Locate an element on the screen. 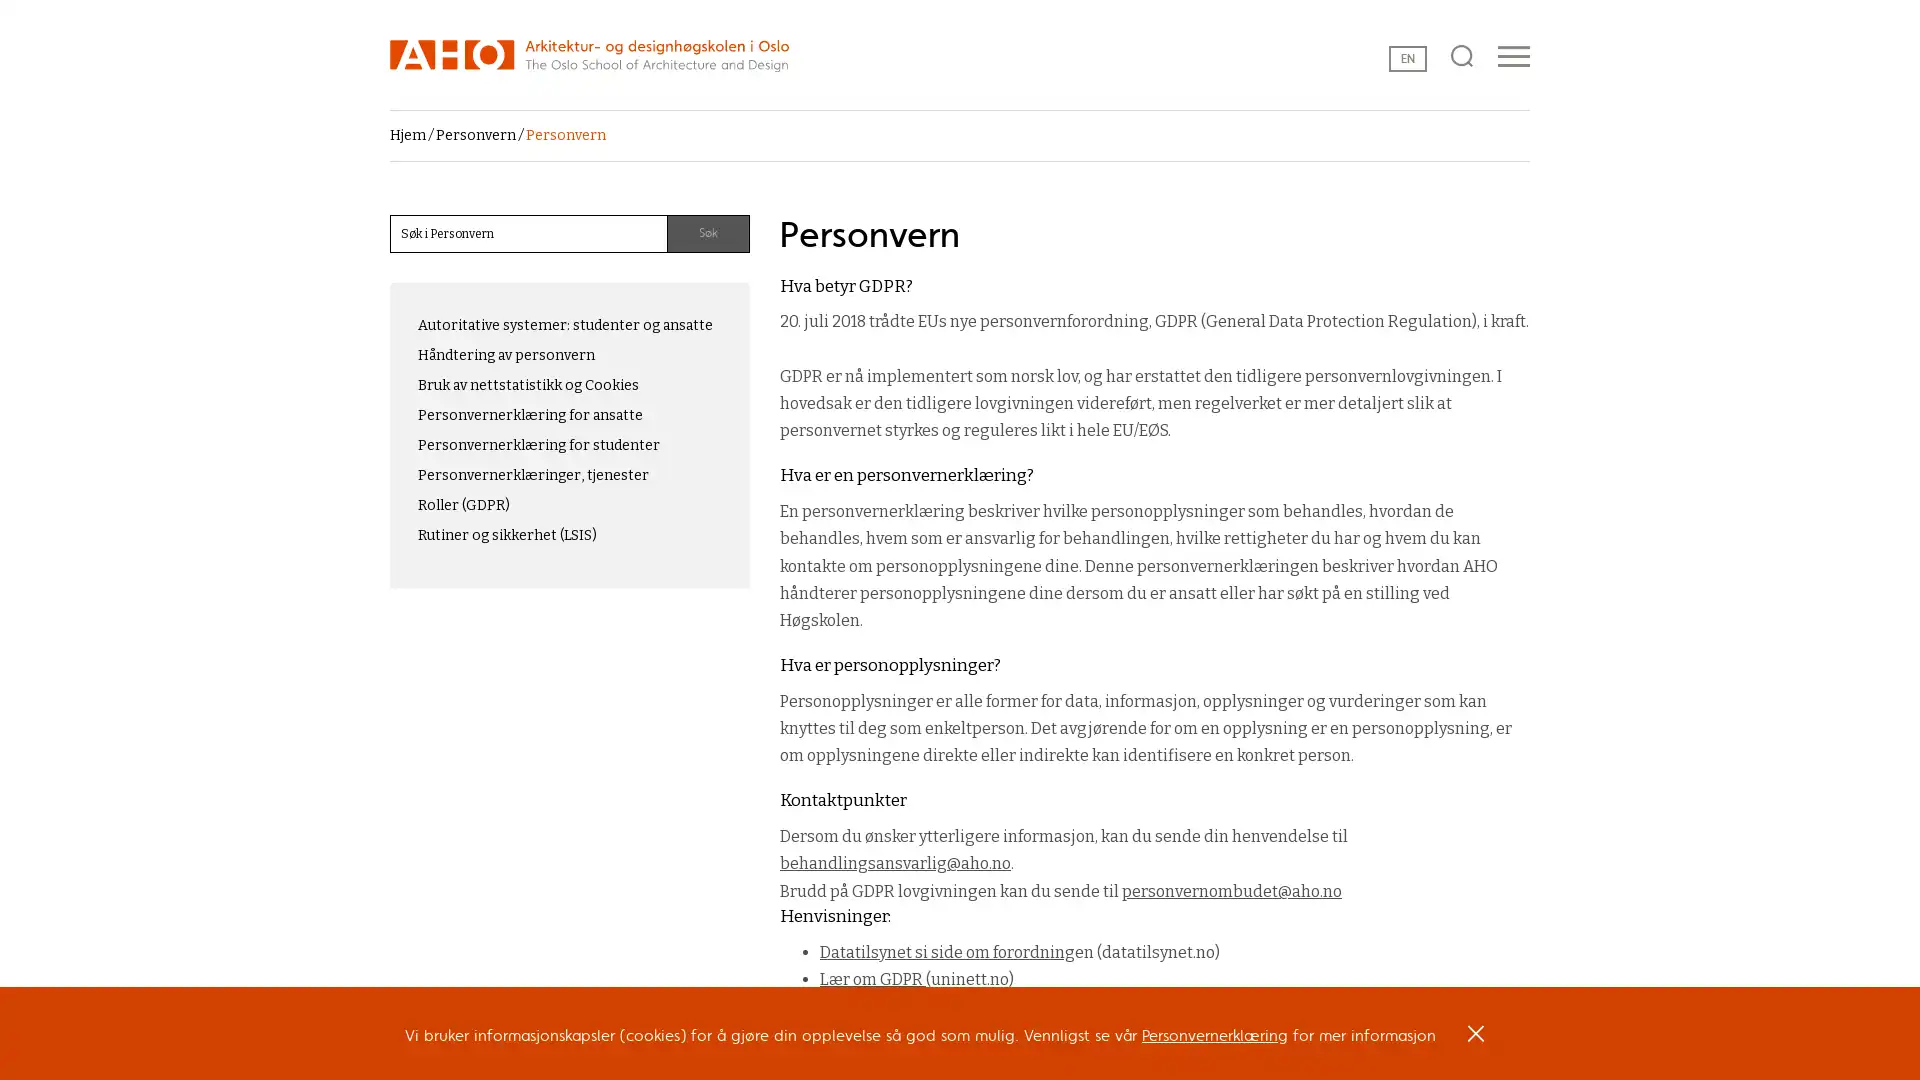 The width and height of the screenshot is (1920, 1080). Sk is located at coordinates (708, 233).